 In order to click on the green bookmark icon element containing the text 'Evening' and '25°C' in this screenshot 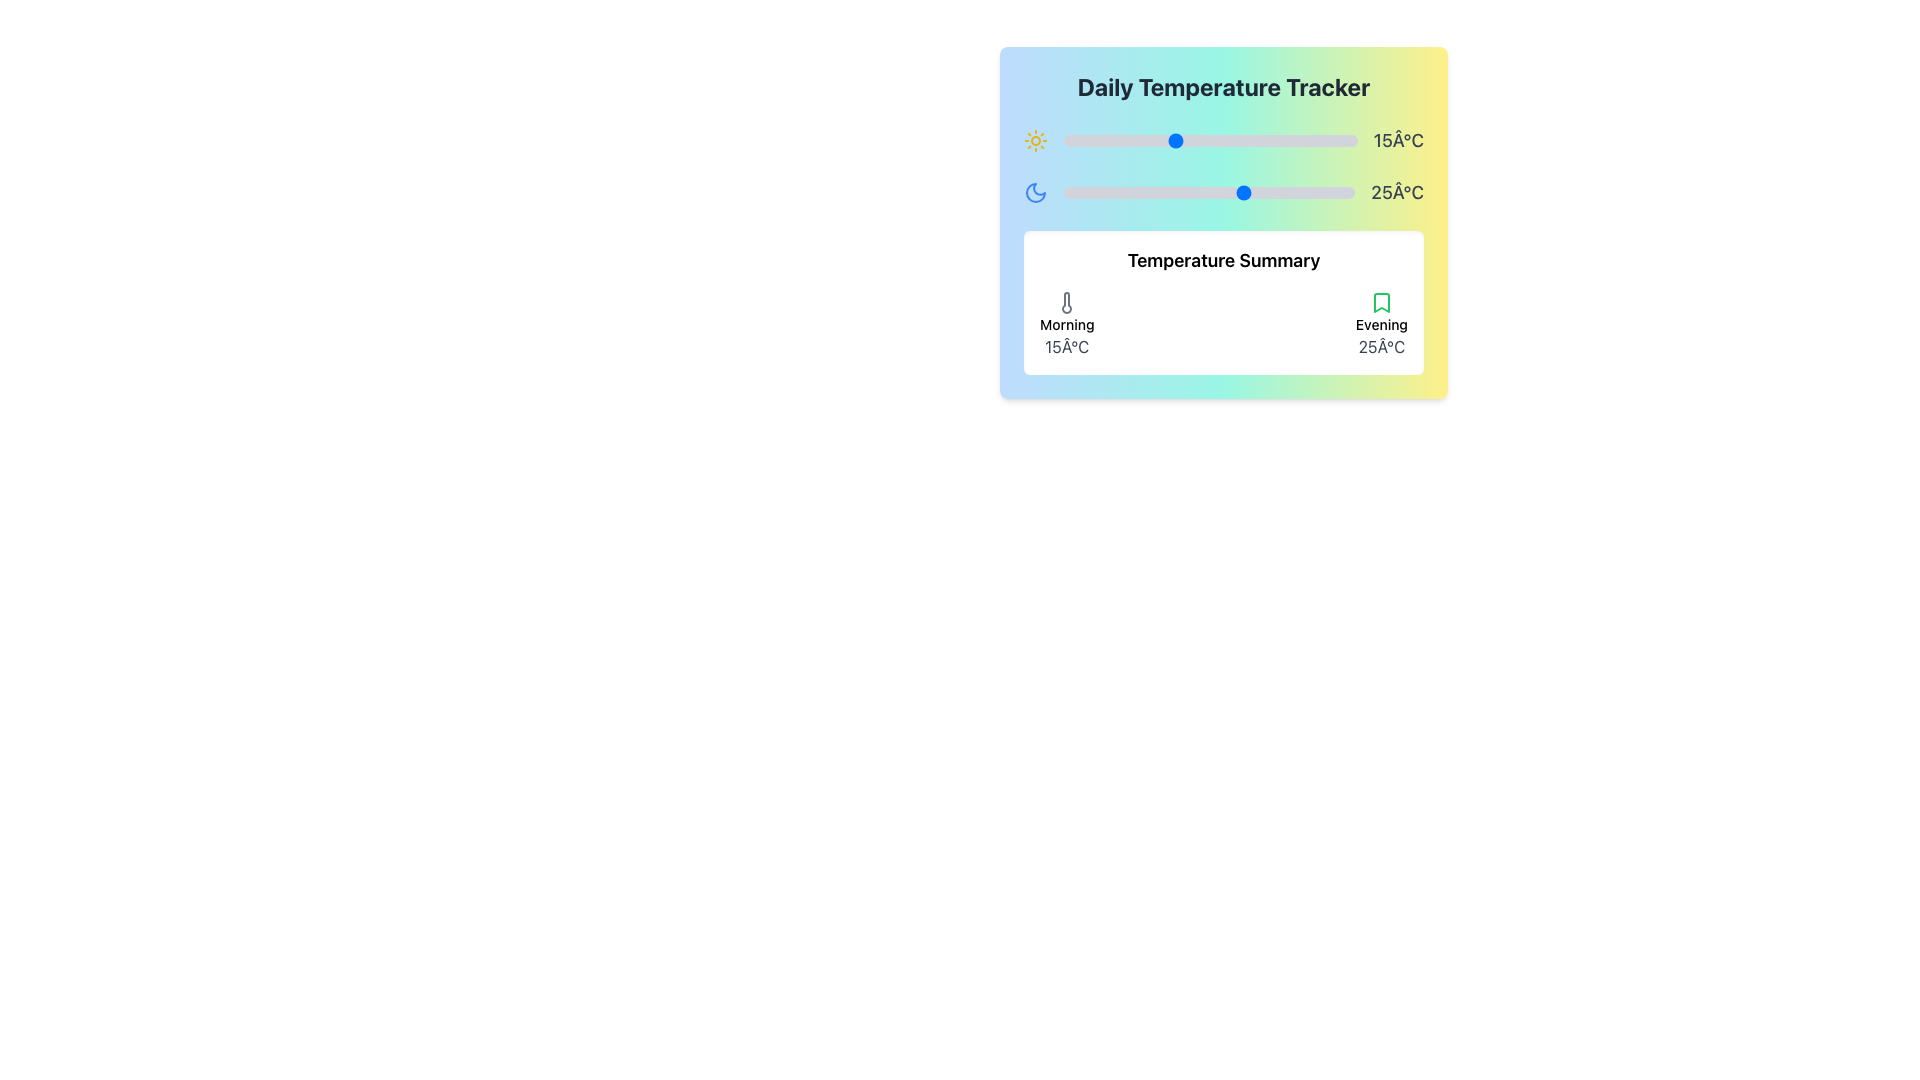, I will do `click(1381, 323)`.